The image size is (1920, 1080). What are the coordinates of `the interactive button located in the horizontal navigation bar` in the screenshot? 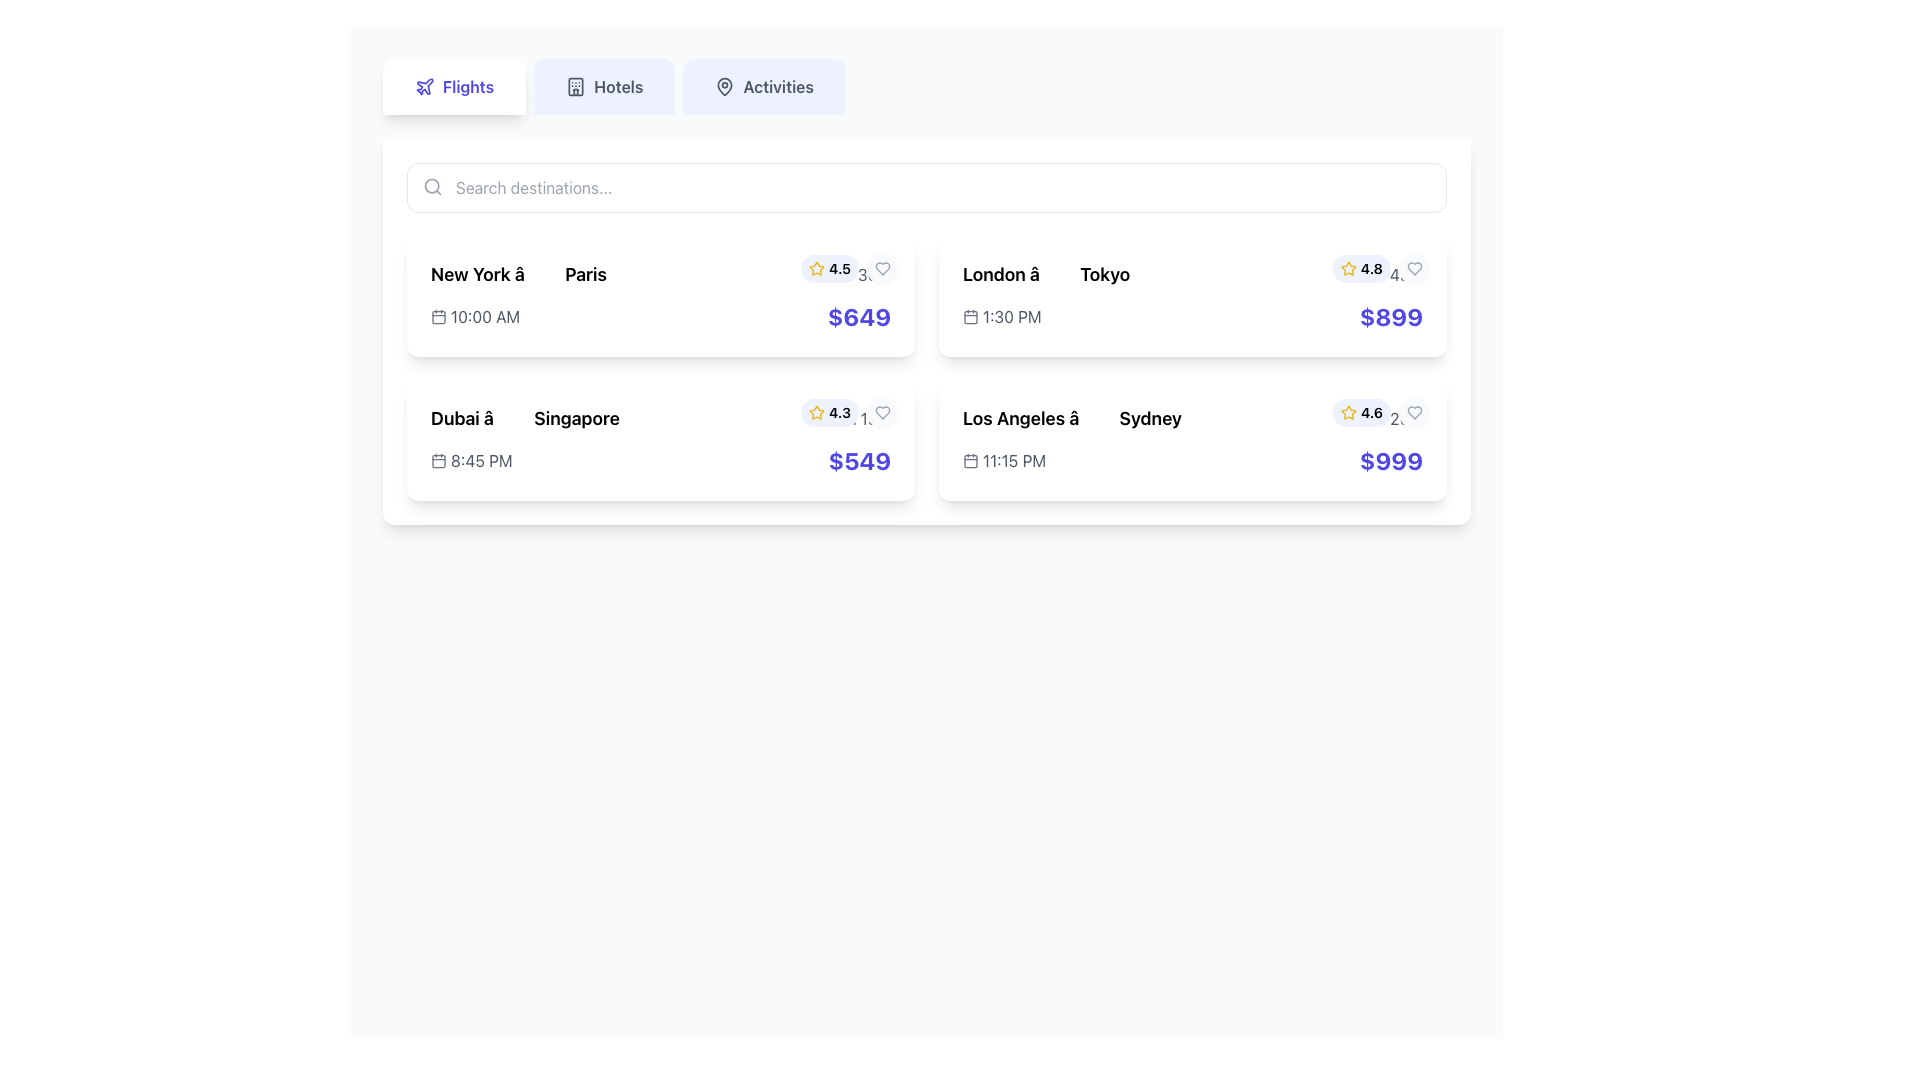 It's located at (763, 86).